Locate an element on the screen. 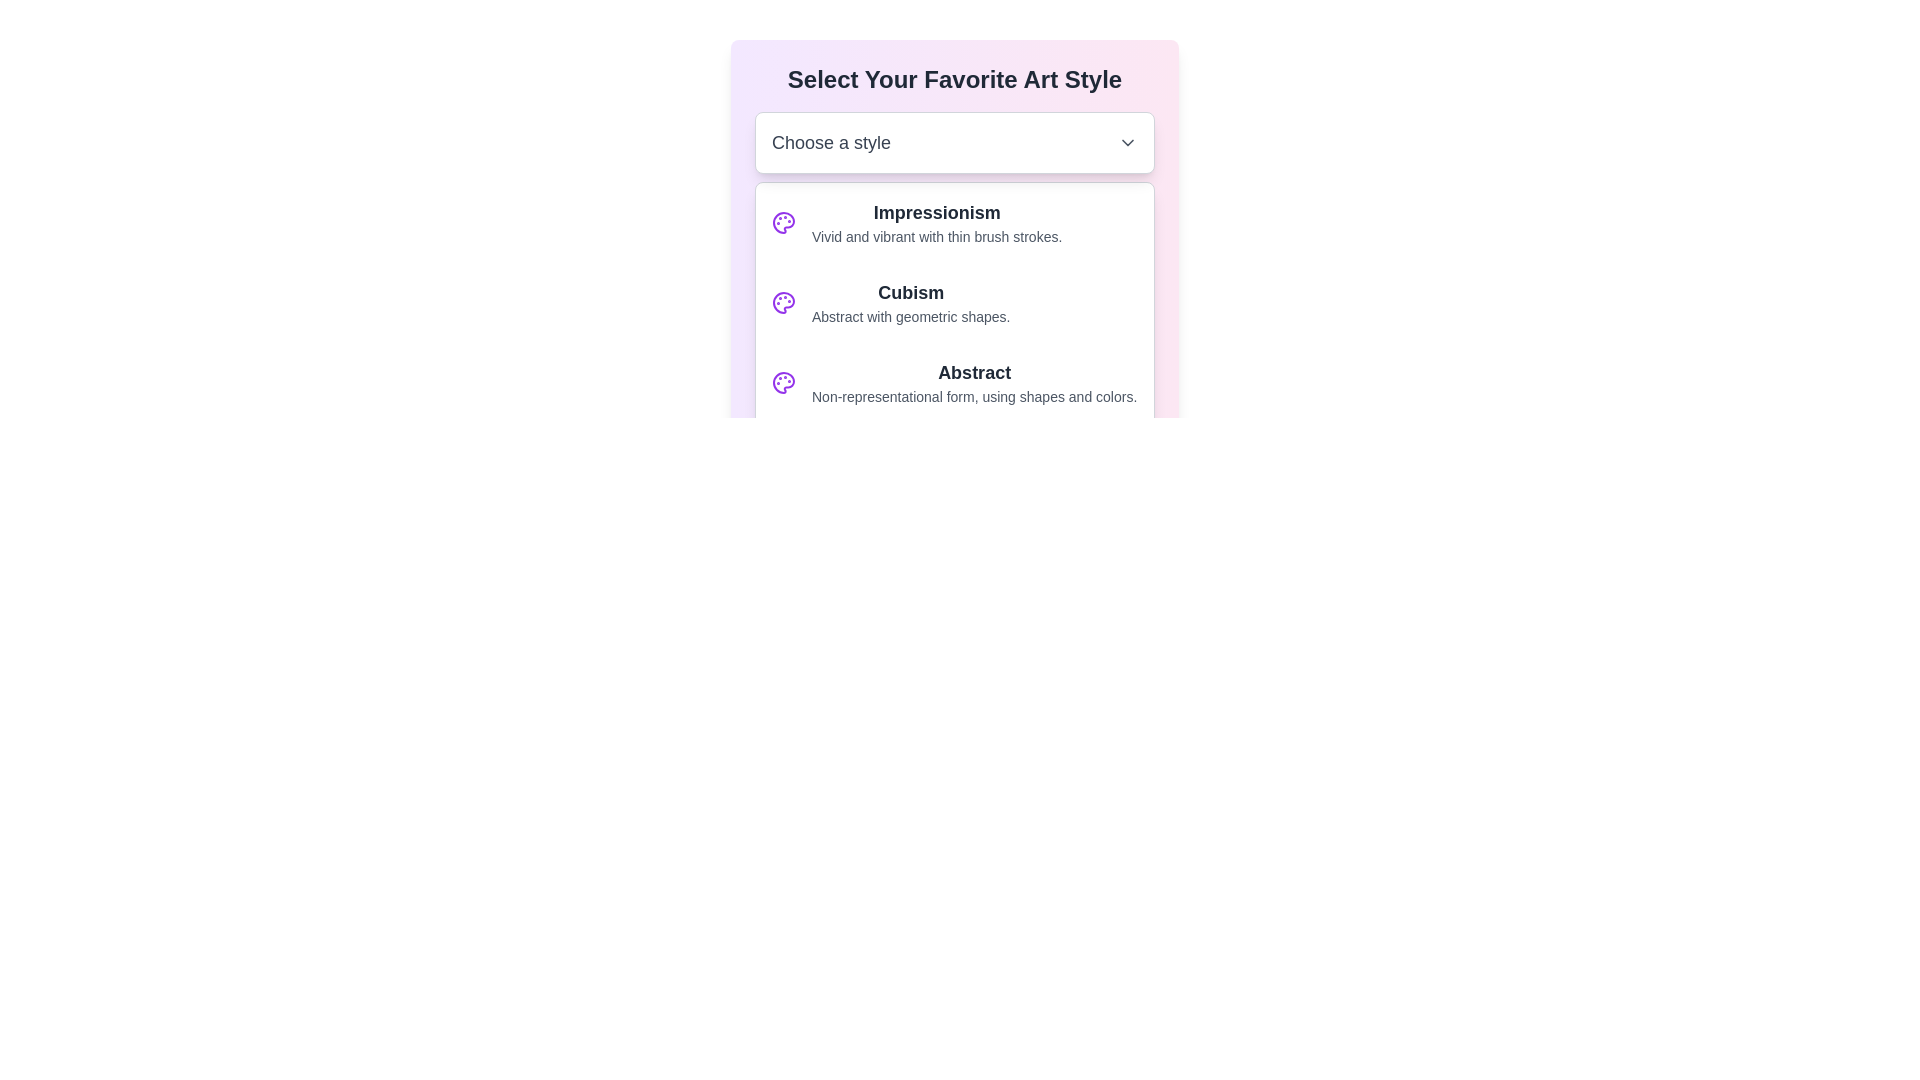 Image resolution: width=1920 pixels, height=1080 pixels. the Text Label that provides supplementary information for the 'Abstract' art style item, which is positioned below the 'Abstract' element in the list is located at coordinates (974, 397).